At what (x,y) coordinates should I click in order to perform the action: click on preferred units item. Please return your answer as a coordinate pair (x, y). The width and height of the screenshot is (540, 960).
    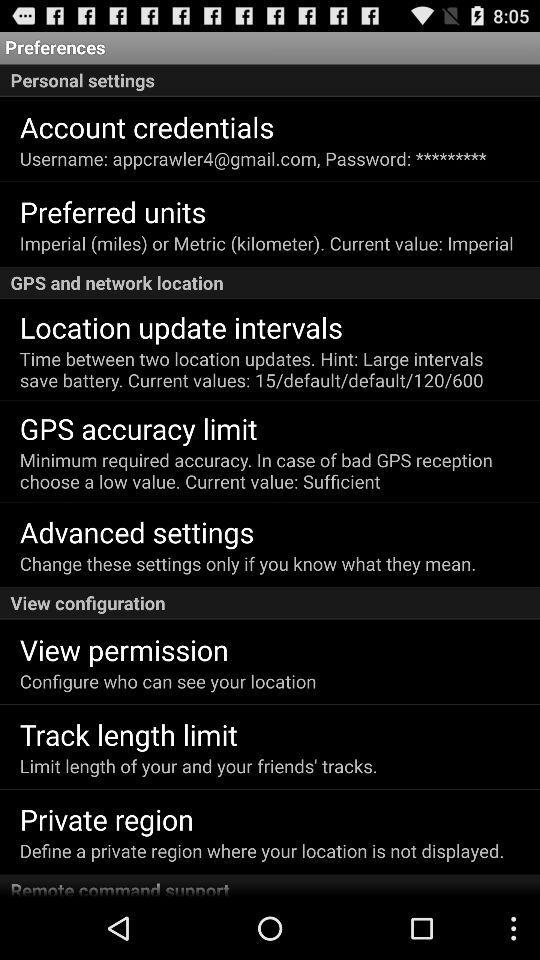
    Looking at the image, I should click on (113, 211).